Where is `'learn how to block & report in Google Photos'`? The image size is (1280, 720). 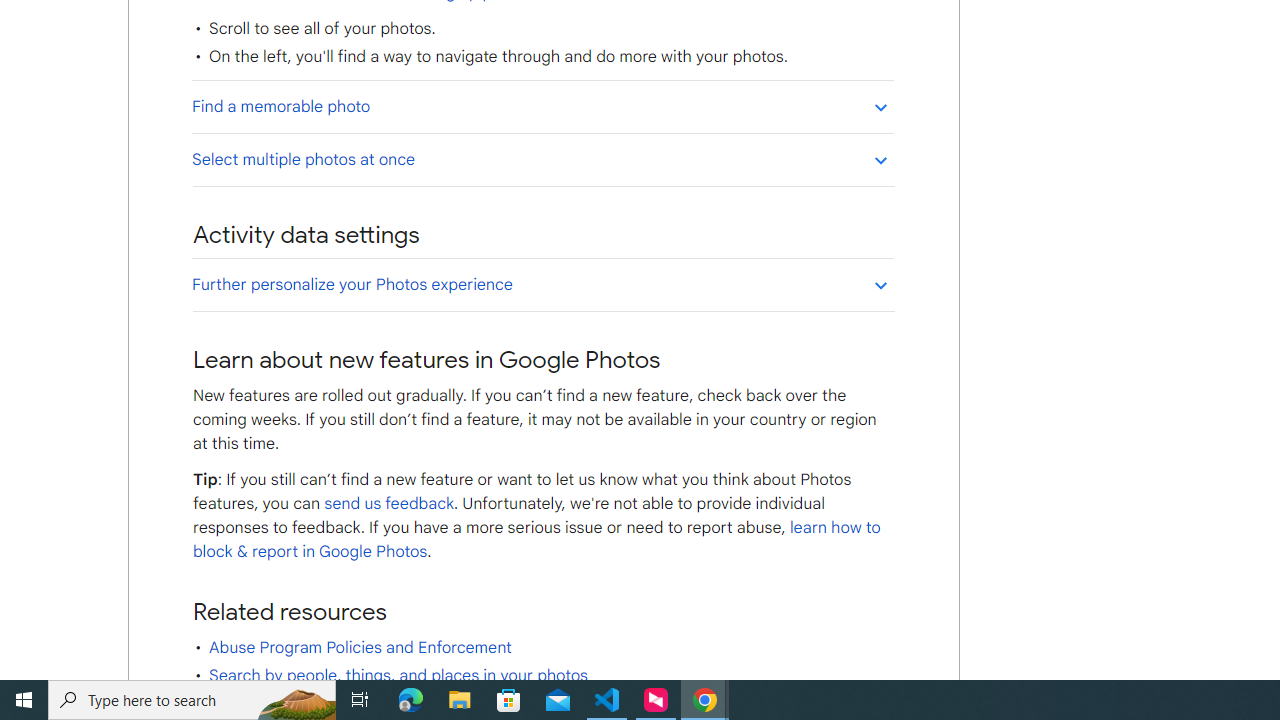 'learn how to block & report in Google Photos' is located at coordinates (536, 540).